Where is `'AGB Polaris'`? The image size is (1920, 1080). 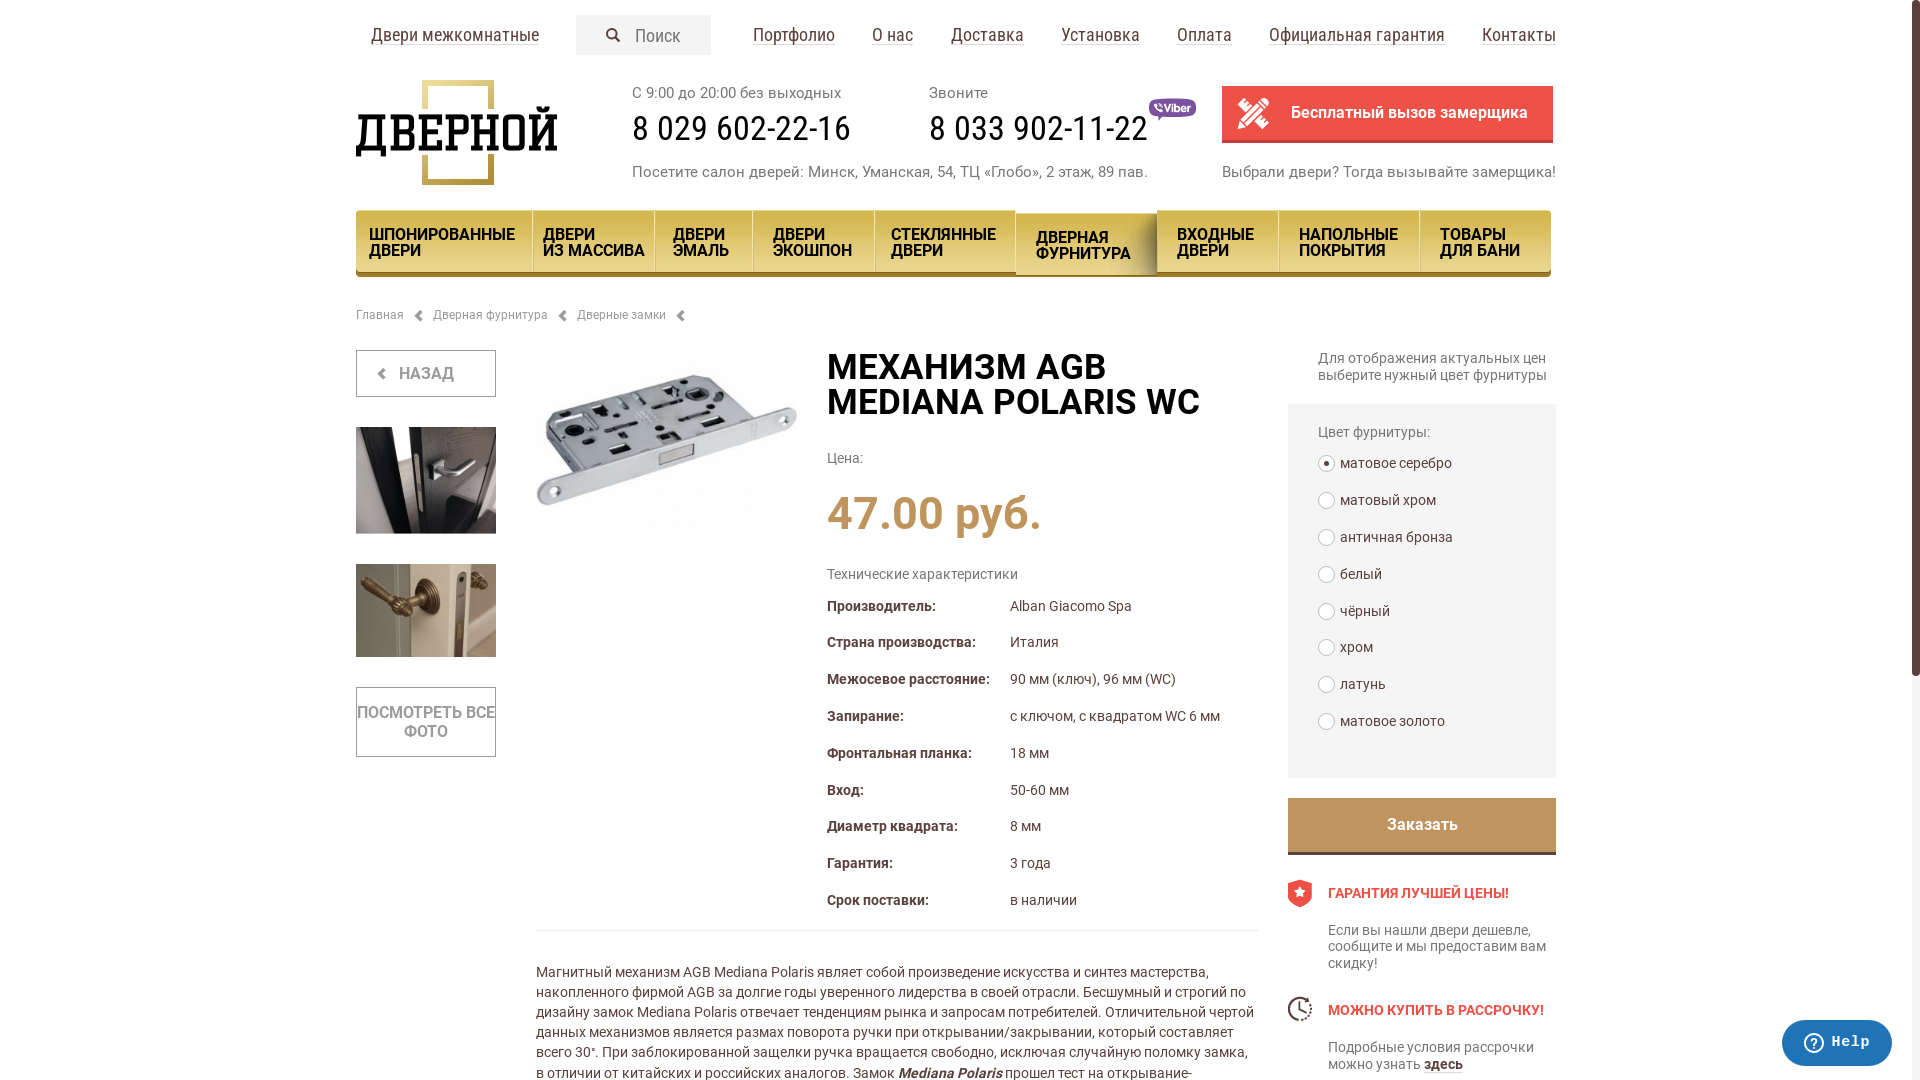
'AGB Polaris' is located at coordinates (666, 438).